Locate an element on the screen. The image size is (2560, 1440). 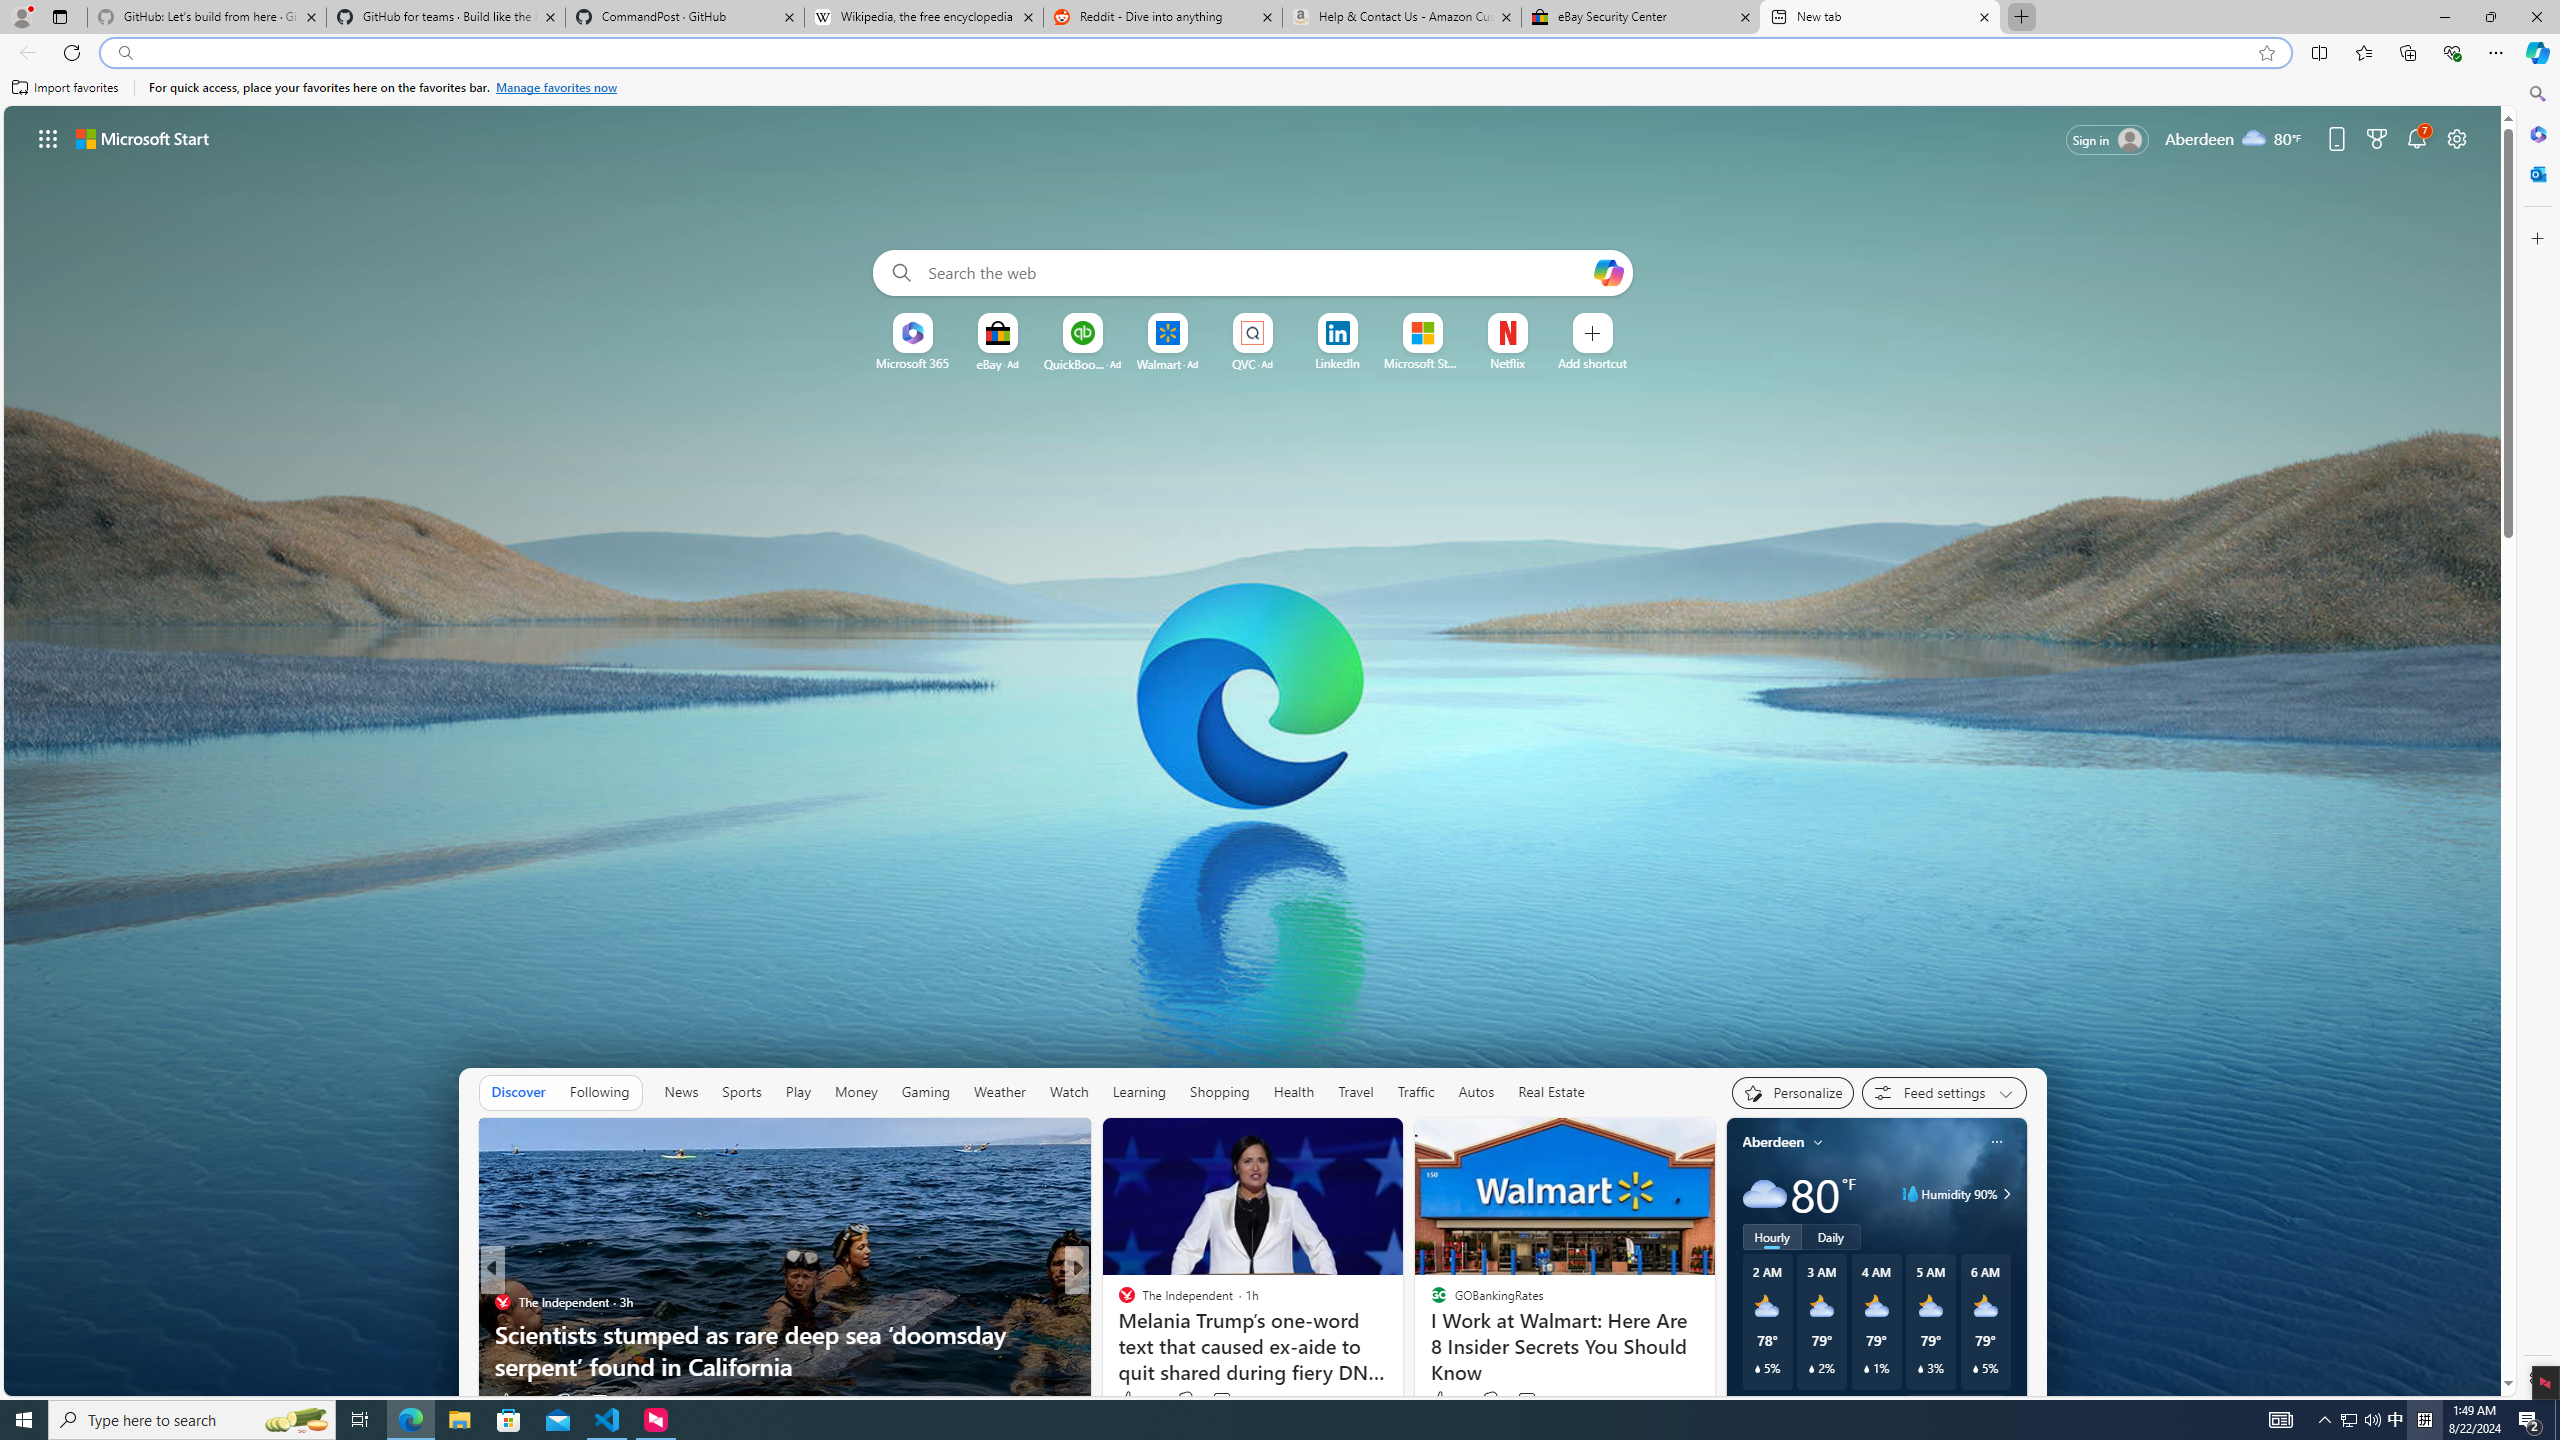
'Shopping' is located at coordinates (1218, 1091).